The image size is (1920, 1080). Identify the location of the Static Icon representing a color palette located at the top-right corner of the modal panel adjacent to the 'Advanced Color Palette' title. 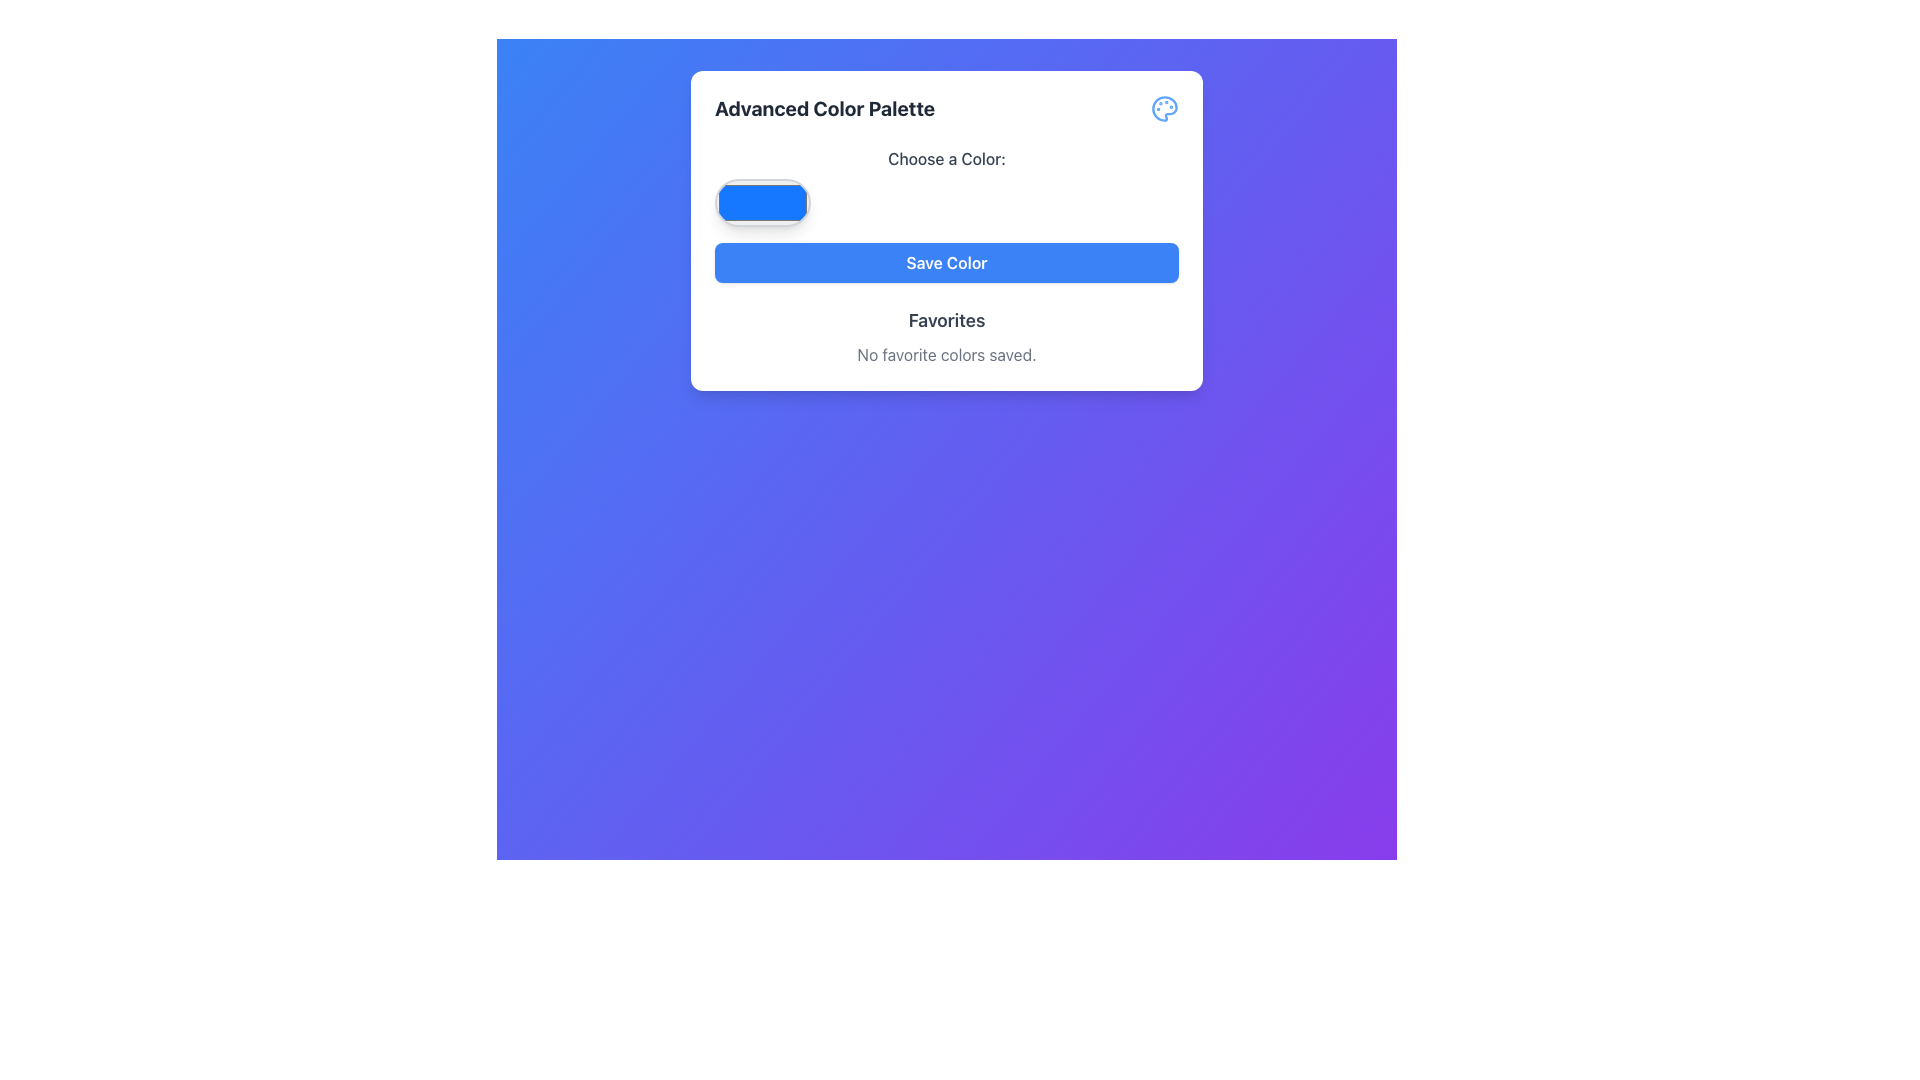
(1165, 108).